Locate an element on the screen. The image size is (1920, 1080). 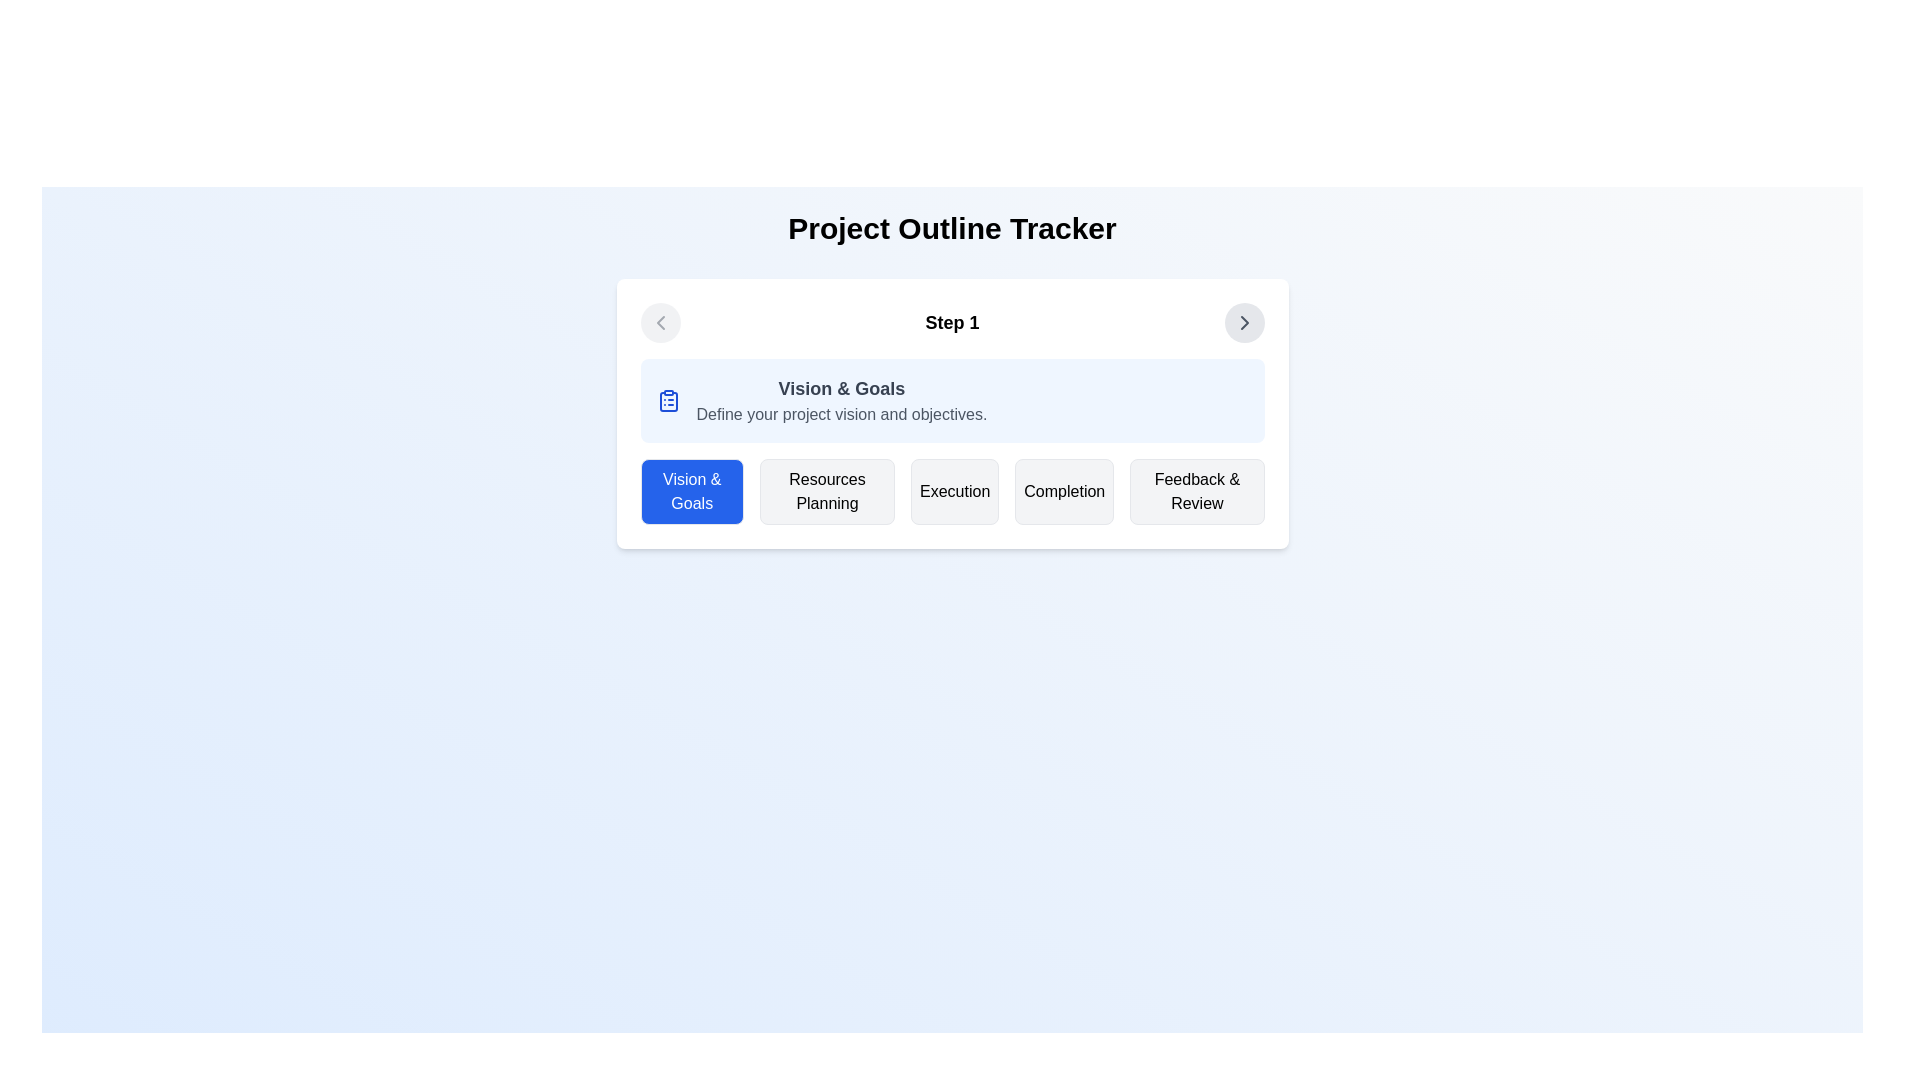
the first button in the 'Step 1' section is located at coordinates (691, 492).